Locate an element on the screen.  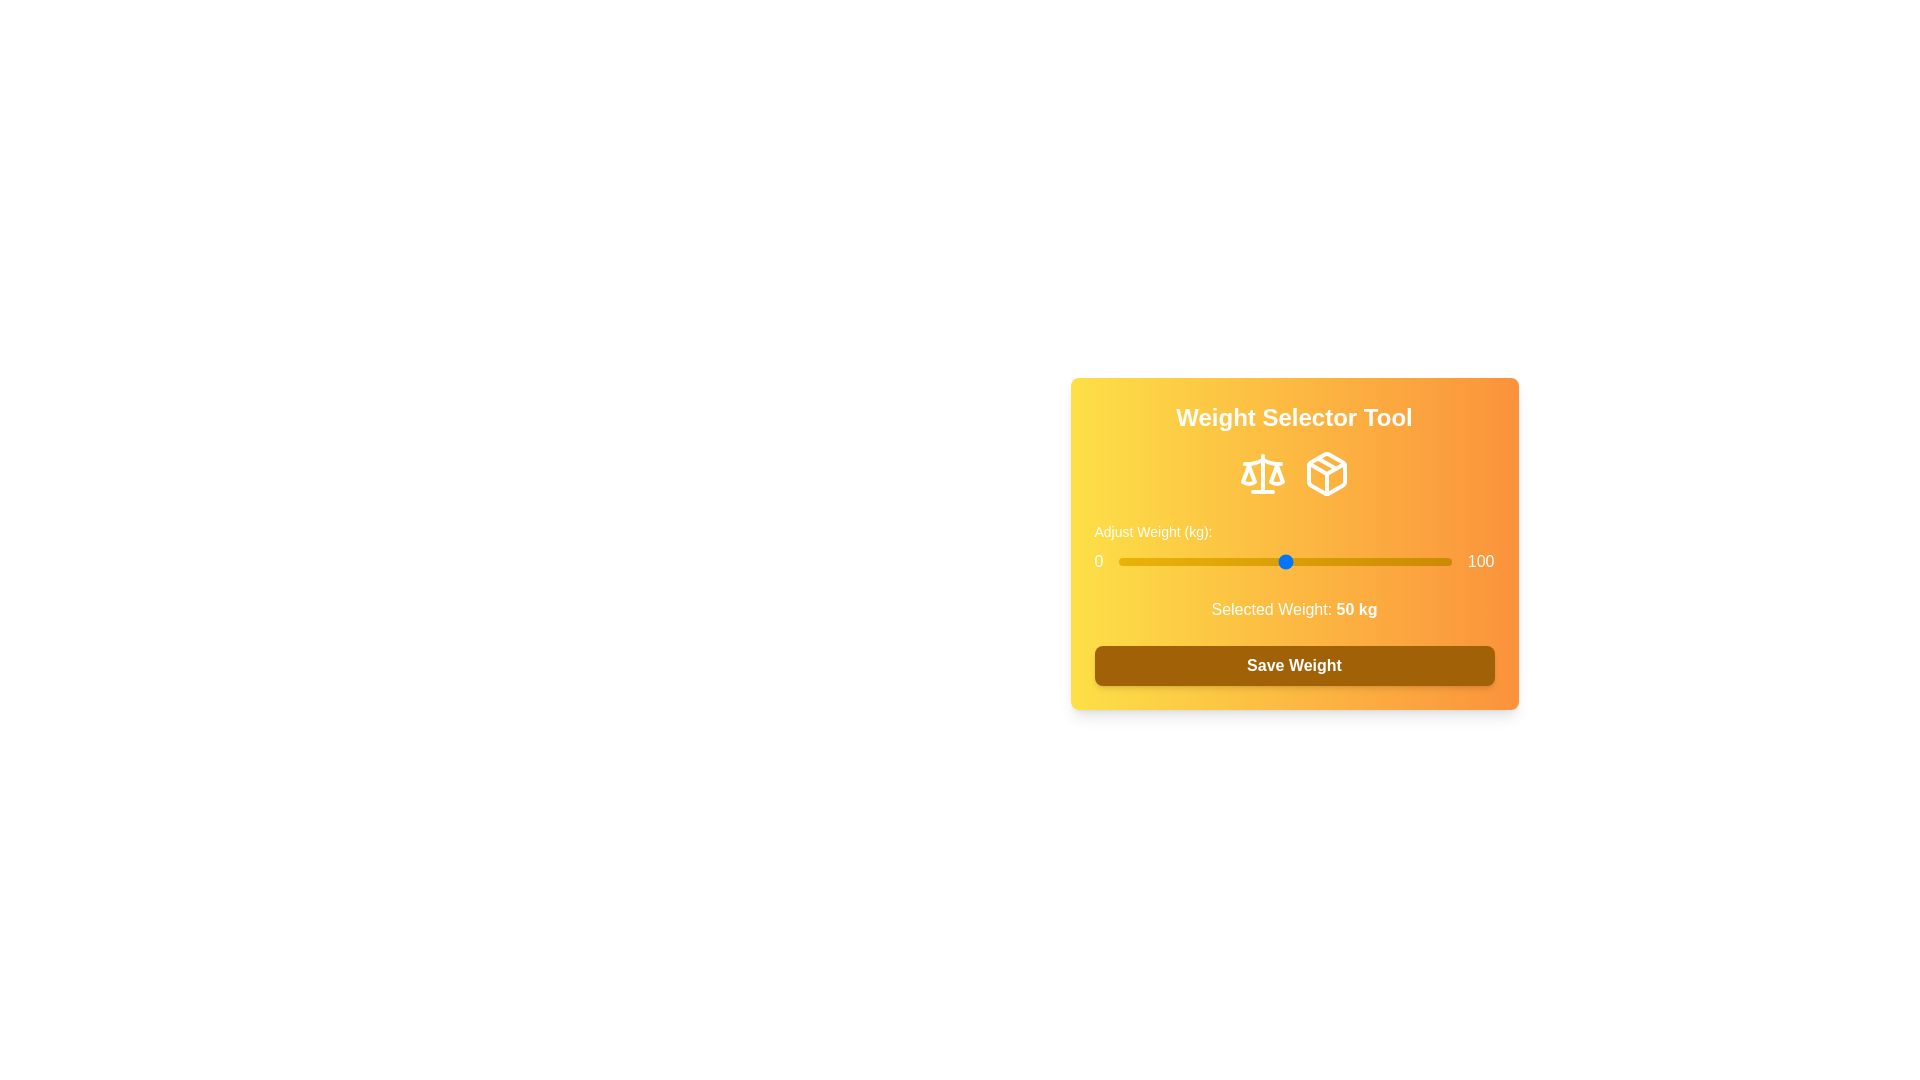
the weight slider to 15 kg is located at coordinates (1168, 562).